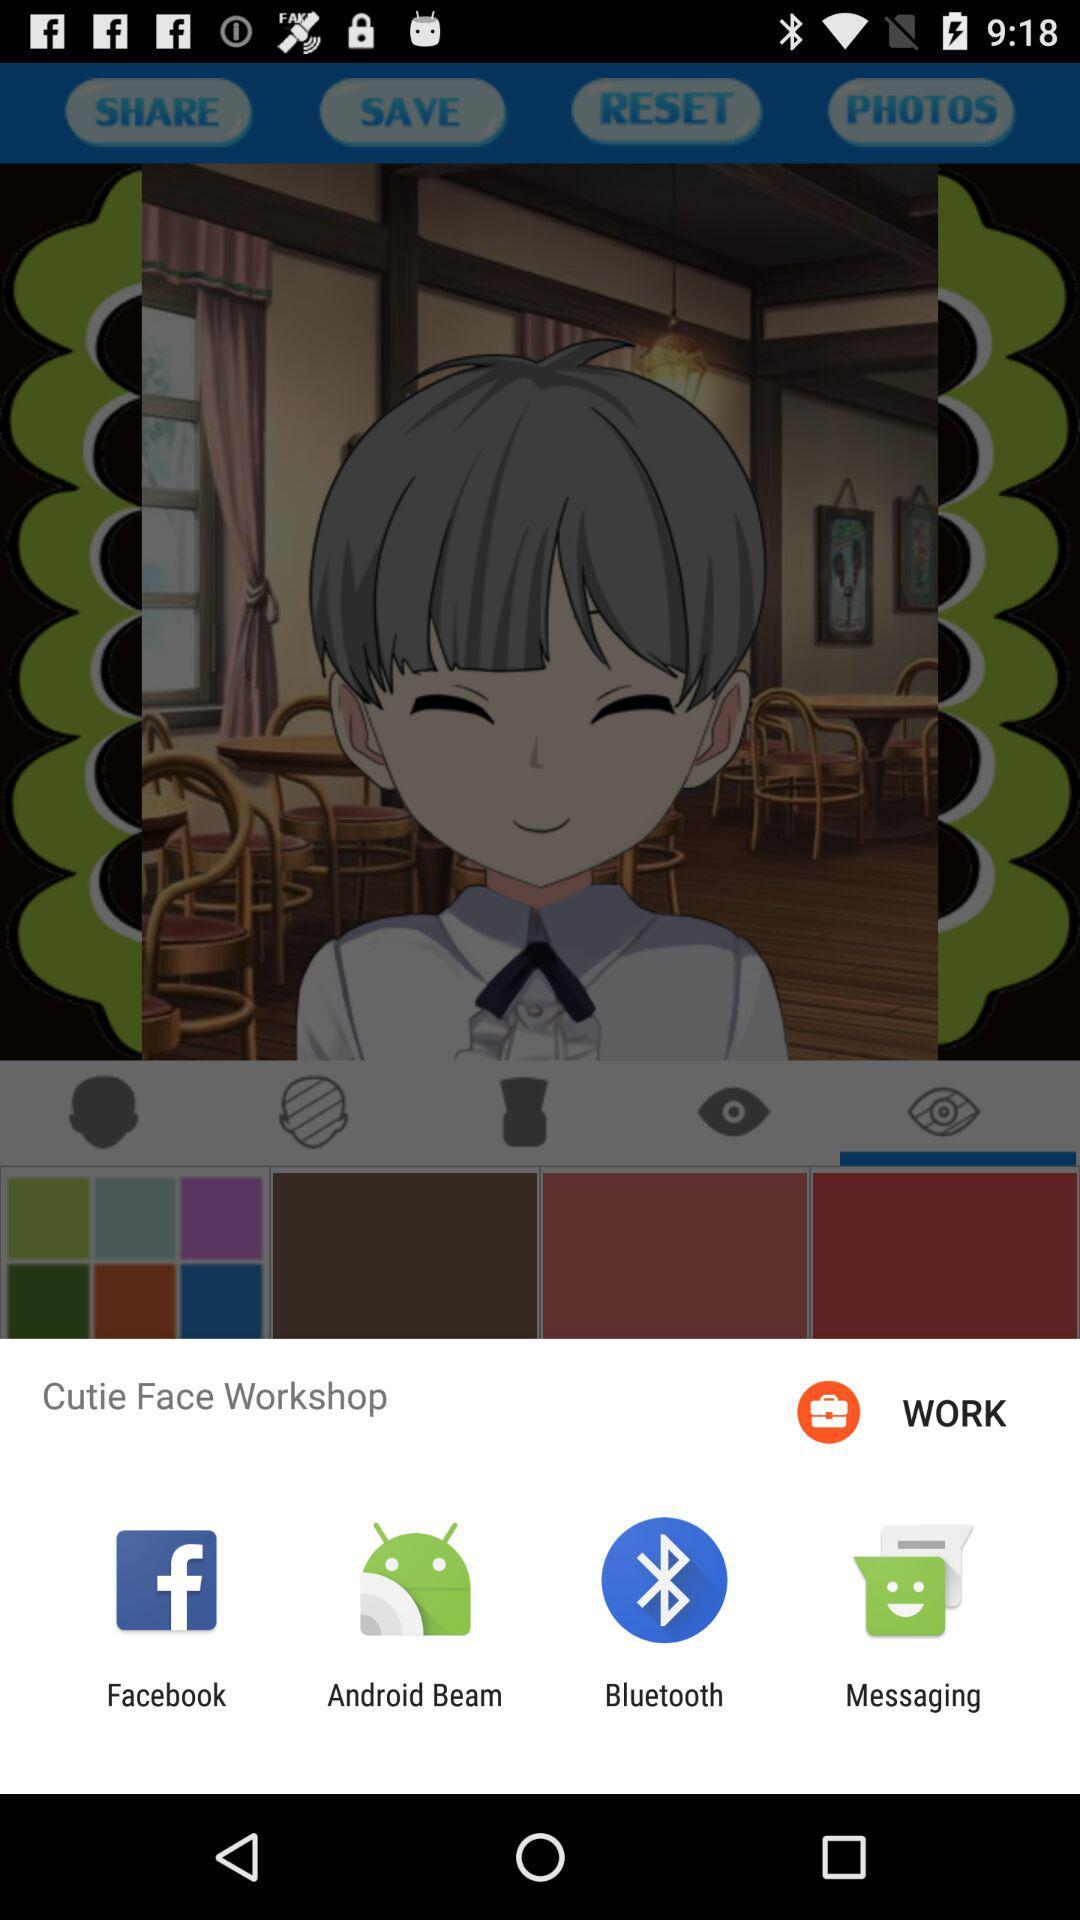 The height and width of the screenshot is (1920, 1080). Describe the element at coordinates (414, 1711) in the screenshot. I see `android beam item` at that location.